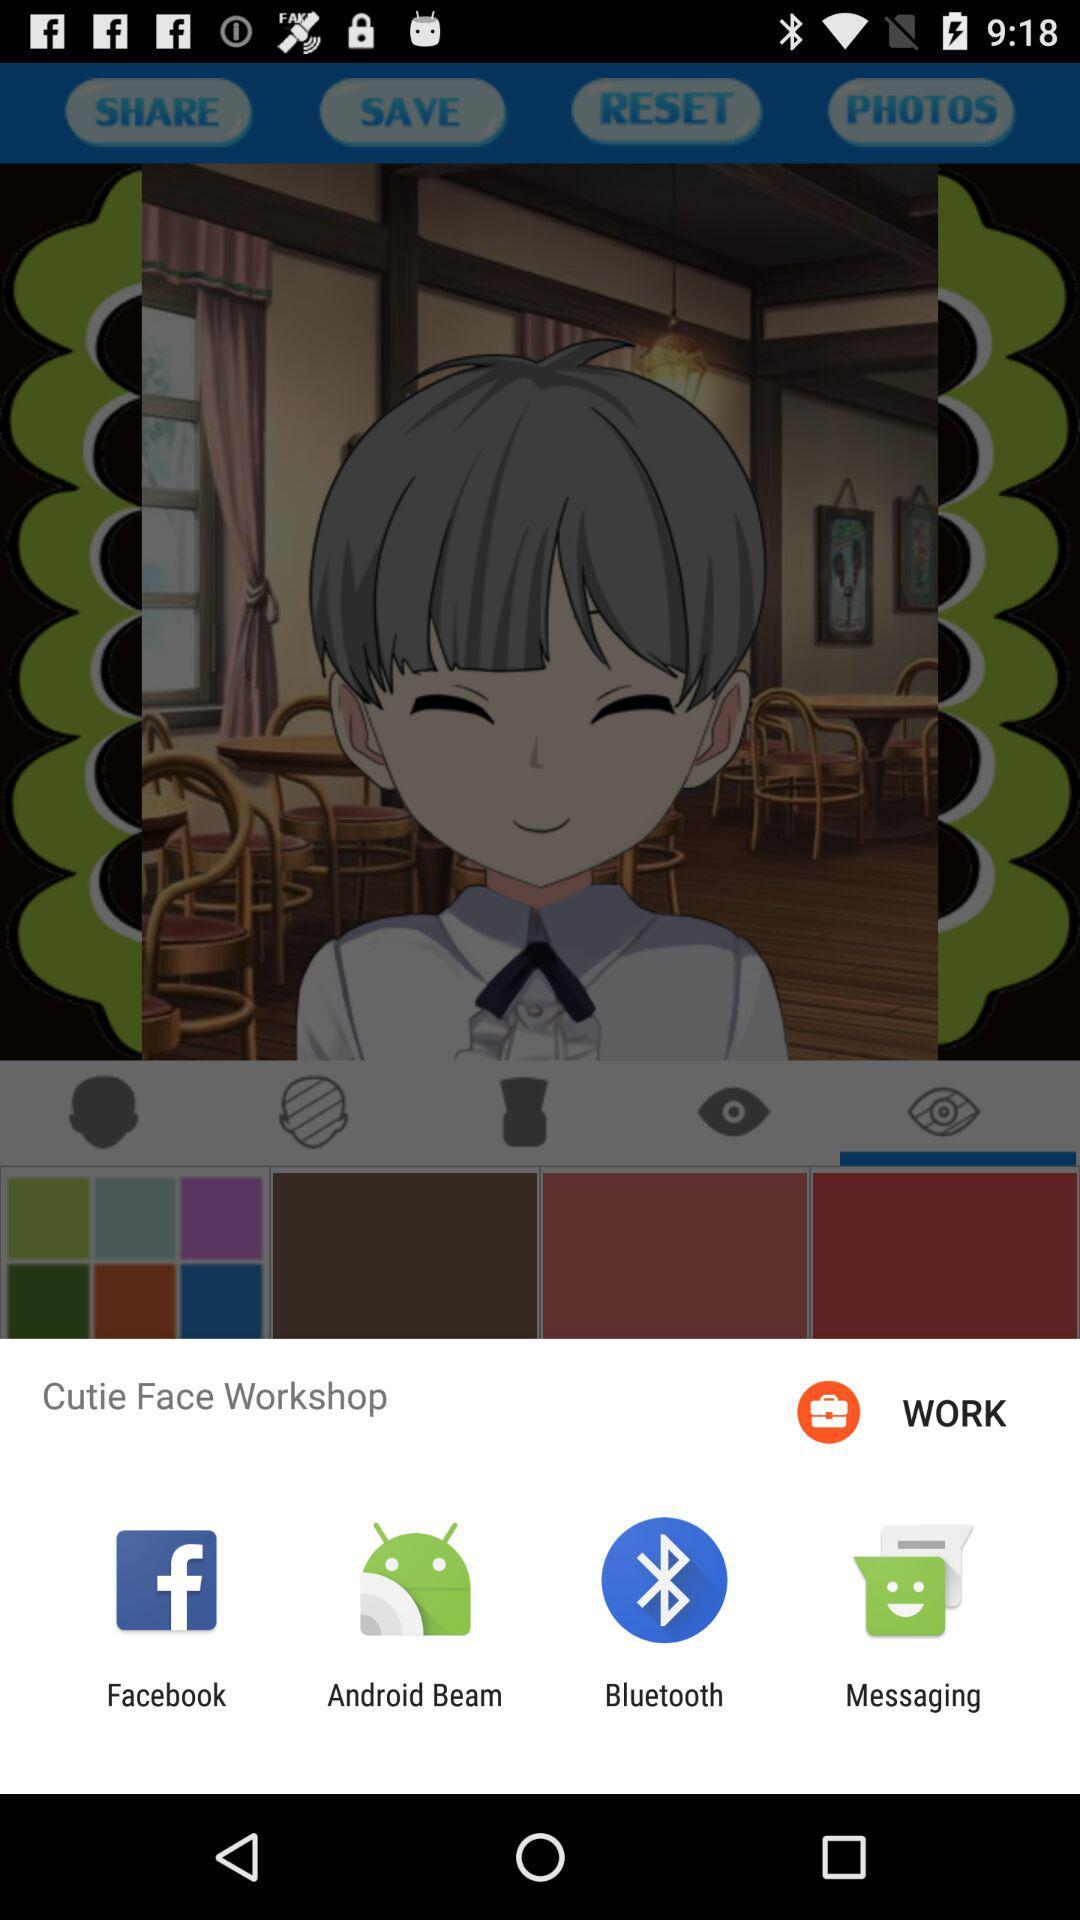 The height and width of the screenshot is (1920, 1080). Describe the element at coordinates (414, 1711) in the screenshot. I see `android beam item` at that location.